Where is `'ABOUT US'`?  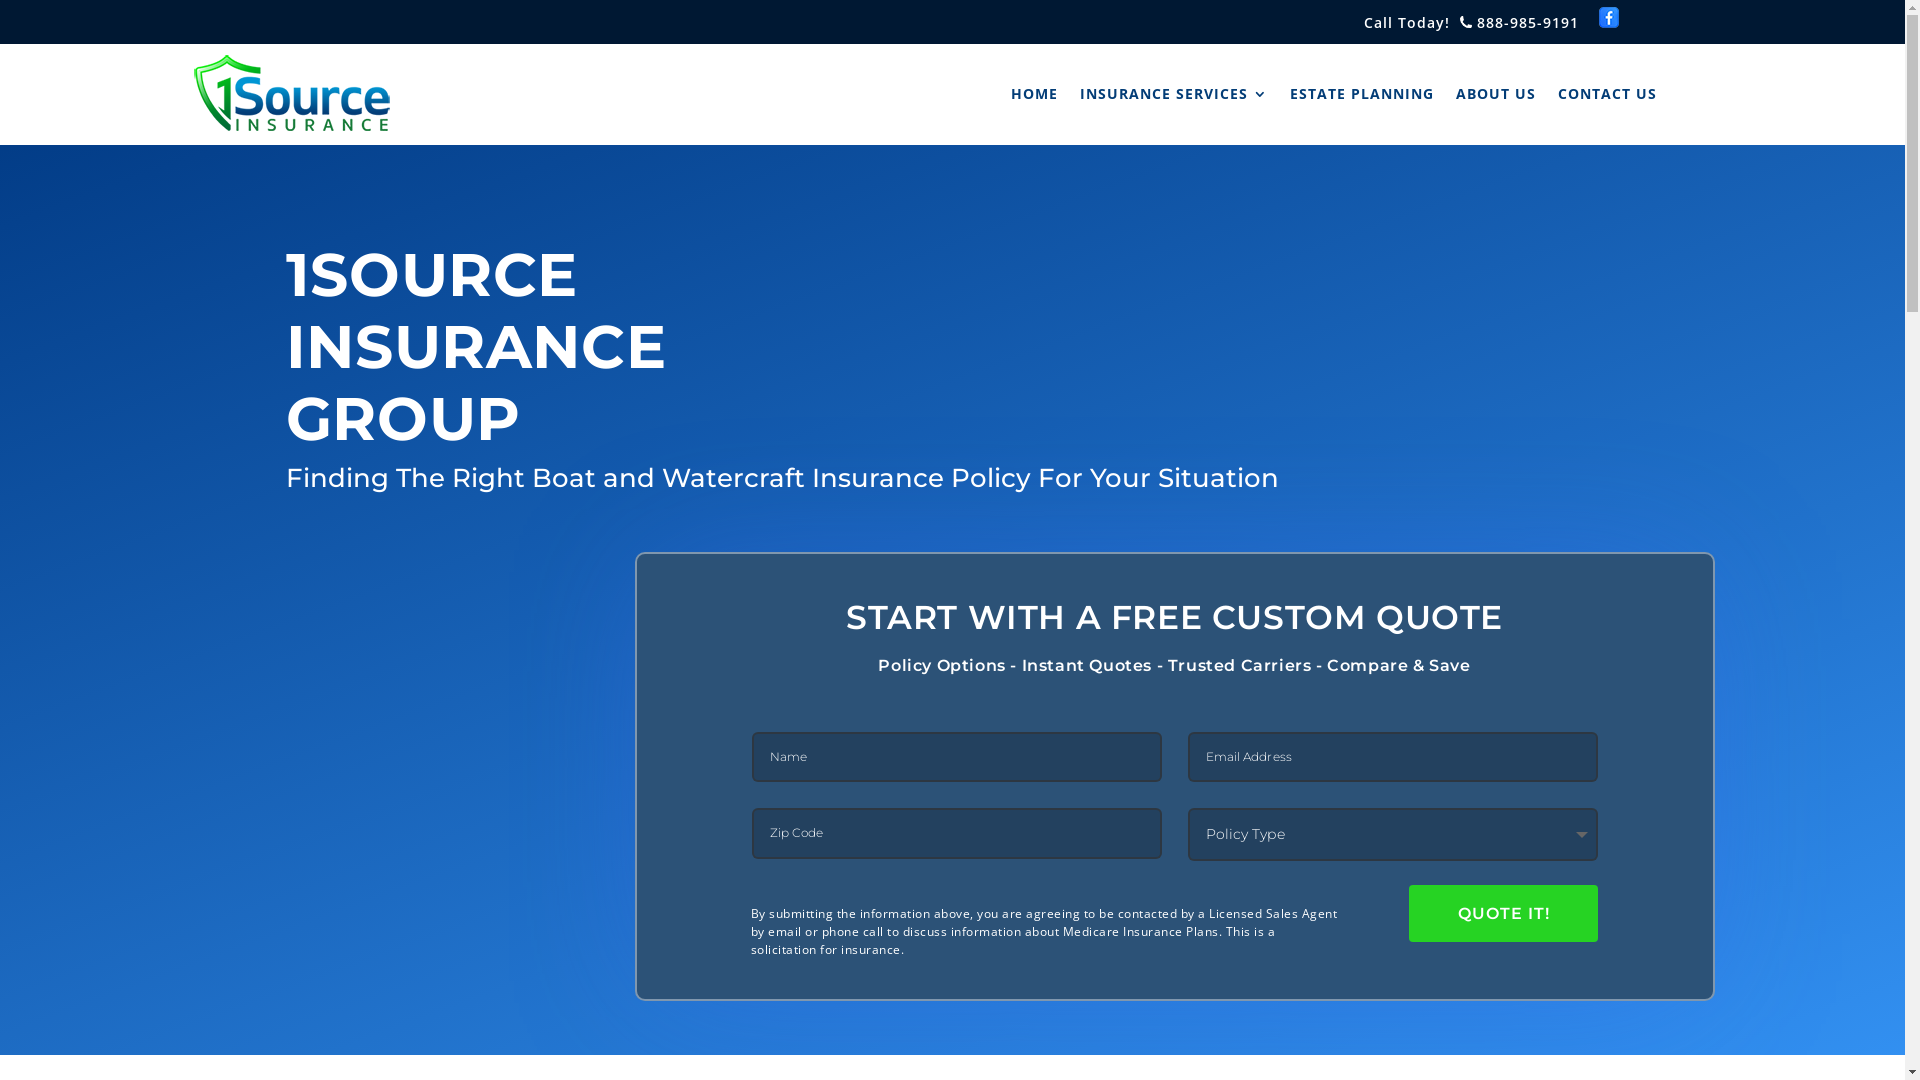 'ABOUT US' is located at coordinates (1496, 94).